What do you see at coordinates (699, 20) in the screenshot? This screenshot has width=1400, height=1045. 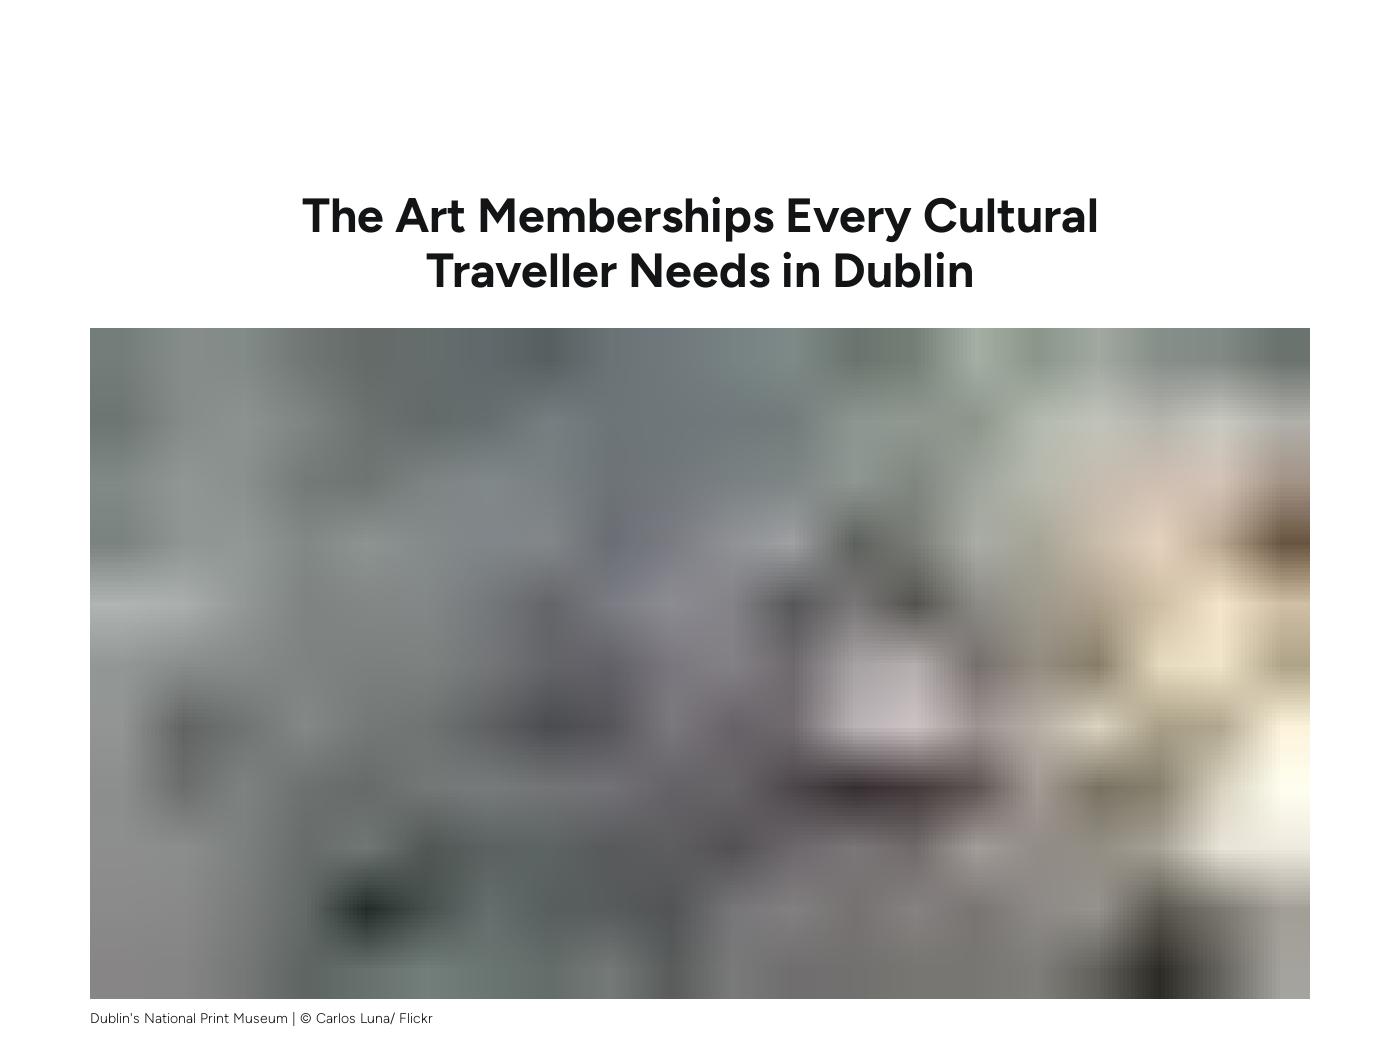 I see `'Black Friday Offer: Save up to $956 on Our Most Popular Trips! Limited Spots. Book today.'` at bounding box center [699, 20].